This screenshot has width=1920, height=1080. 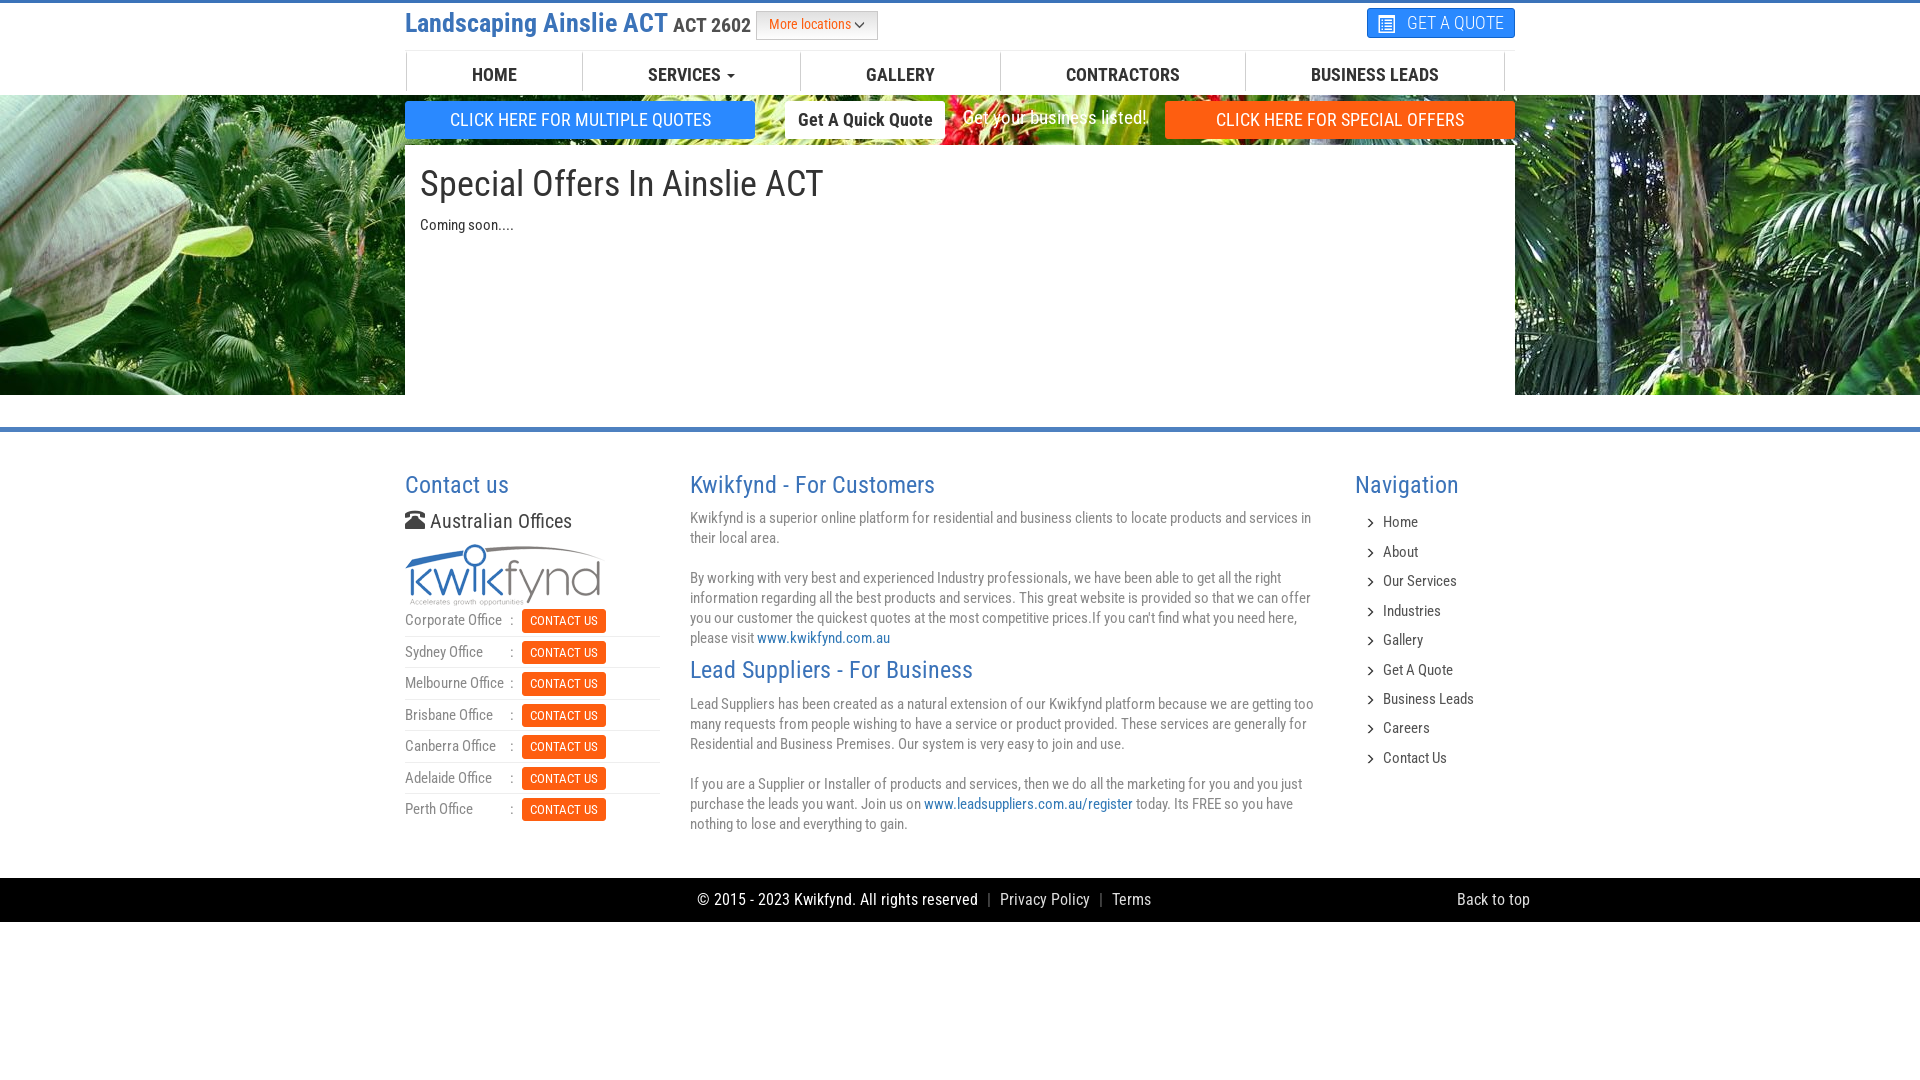 I want to click on 'CONTACT US', so click(x=562, y=808).